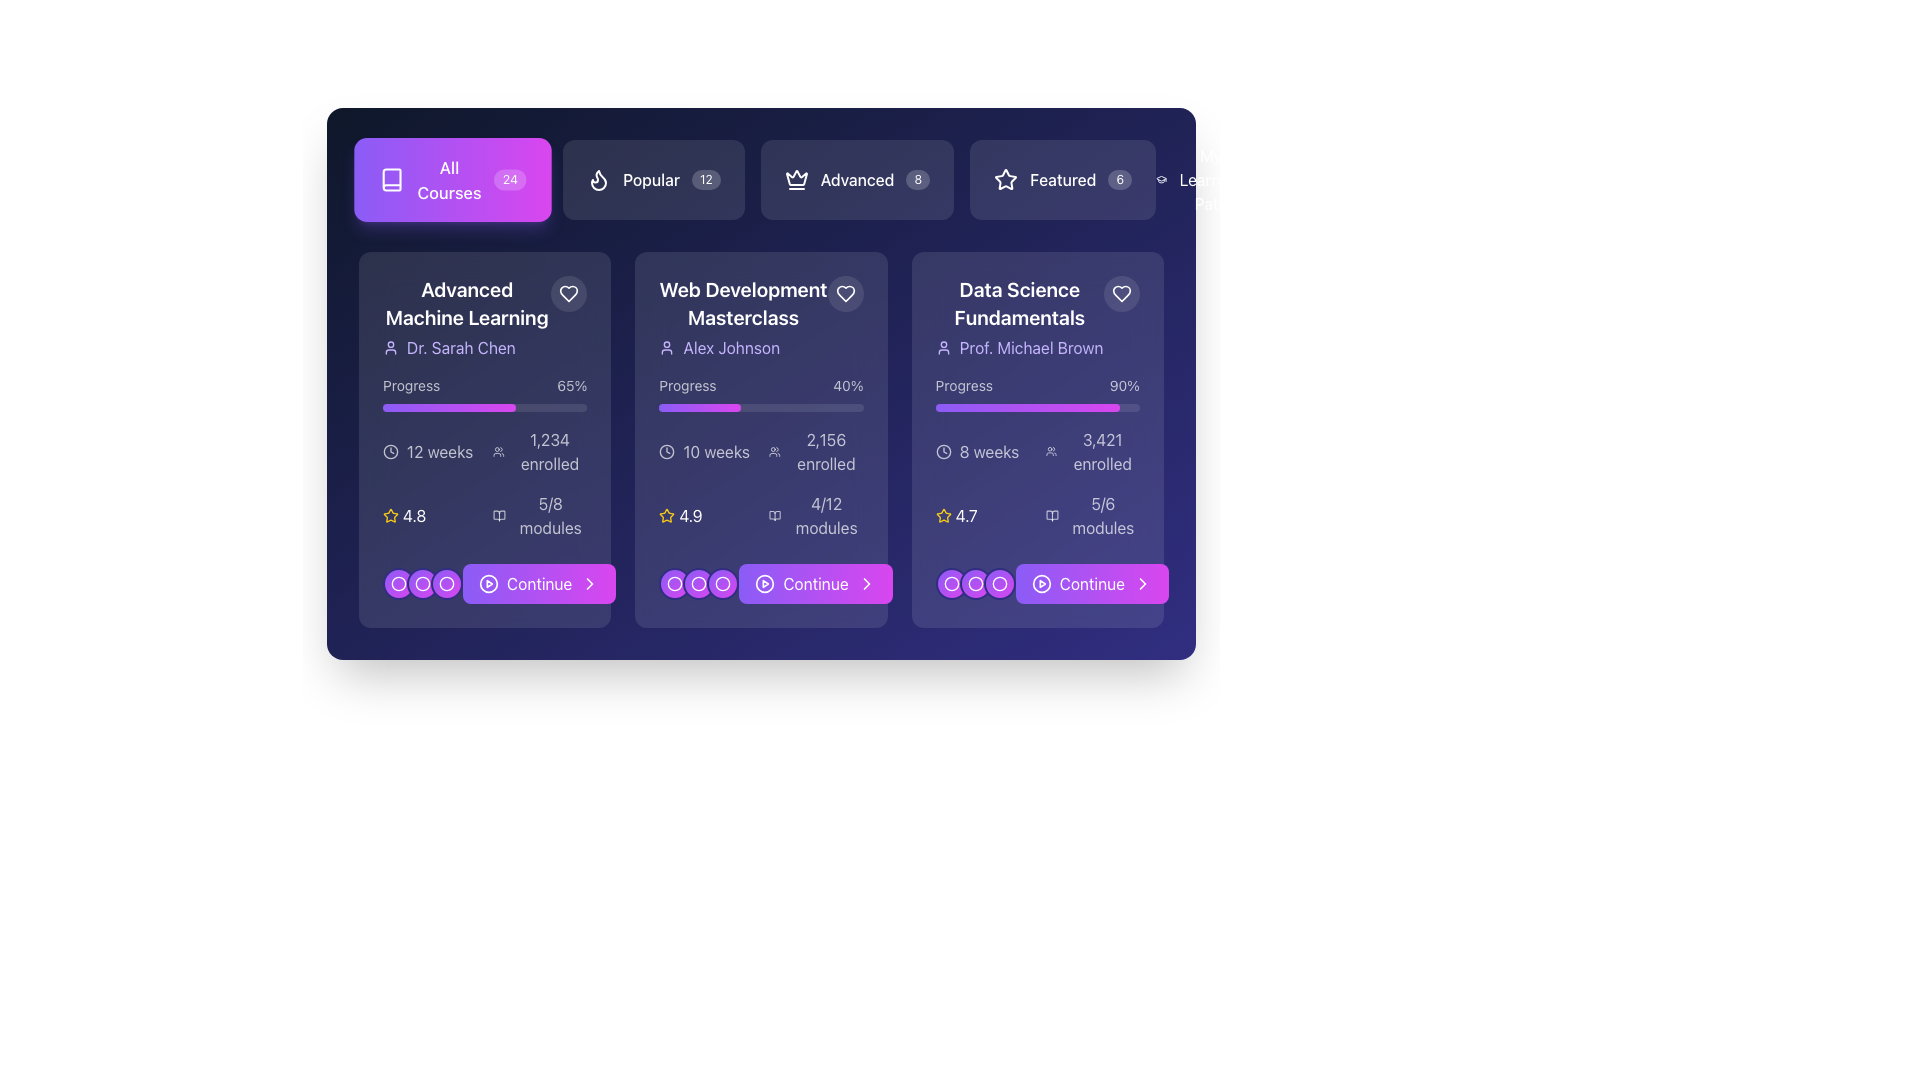 The width and height of the screenshot is (1920, 1080). Describe the element at coordinates (550, 515) in the screenshot. I see `the text label indicating progress in the 'Advanced Machine Learning' course, which is located to the right of a book icon and below enrollment and course duration details` at that location.